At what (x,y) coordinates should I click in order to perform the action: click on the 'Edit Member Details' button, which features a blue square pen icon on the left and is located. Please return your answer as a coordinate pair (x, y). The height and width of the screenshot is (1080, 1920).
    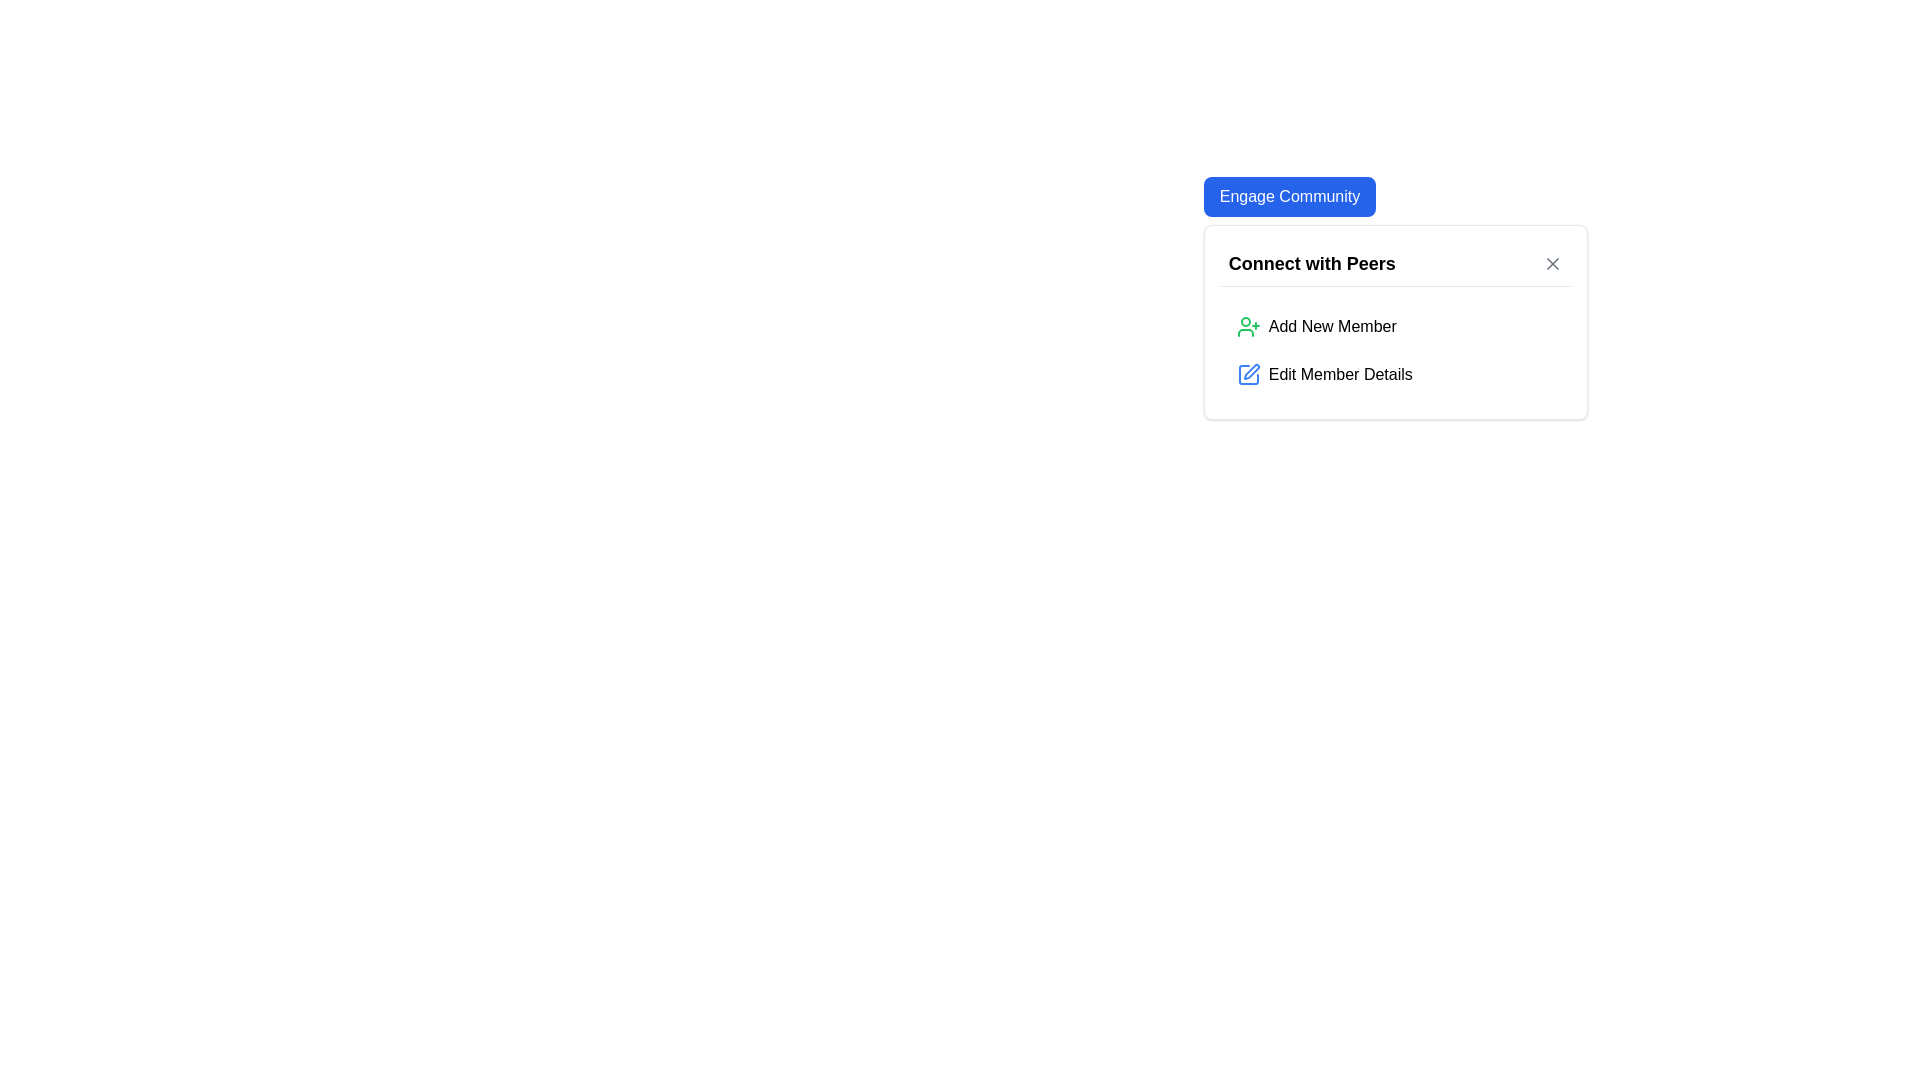
    Looking at the image, I should click on (1394, 374).